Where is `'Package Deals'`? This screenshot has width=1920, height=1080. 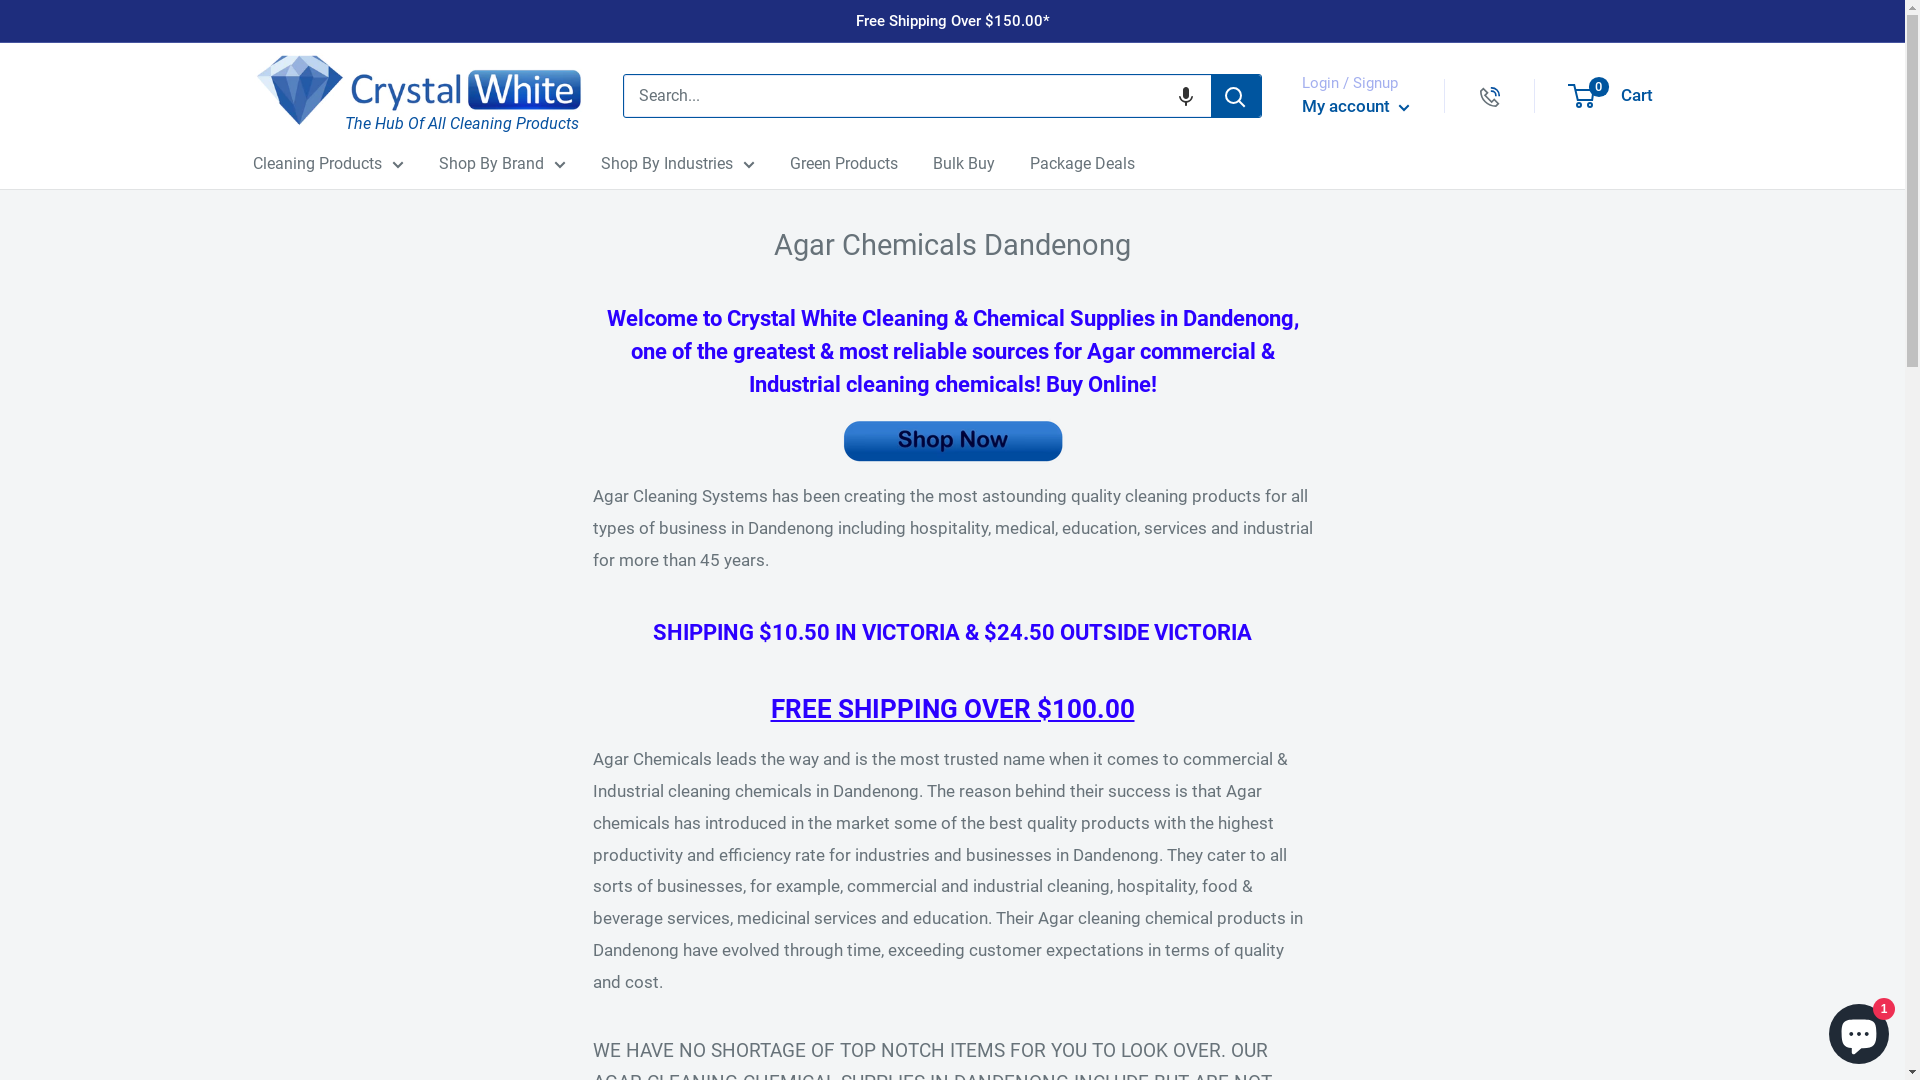
'Package Deals' is located at coordinates (1030, 163).